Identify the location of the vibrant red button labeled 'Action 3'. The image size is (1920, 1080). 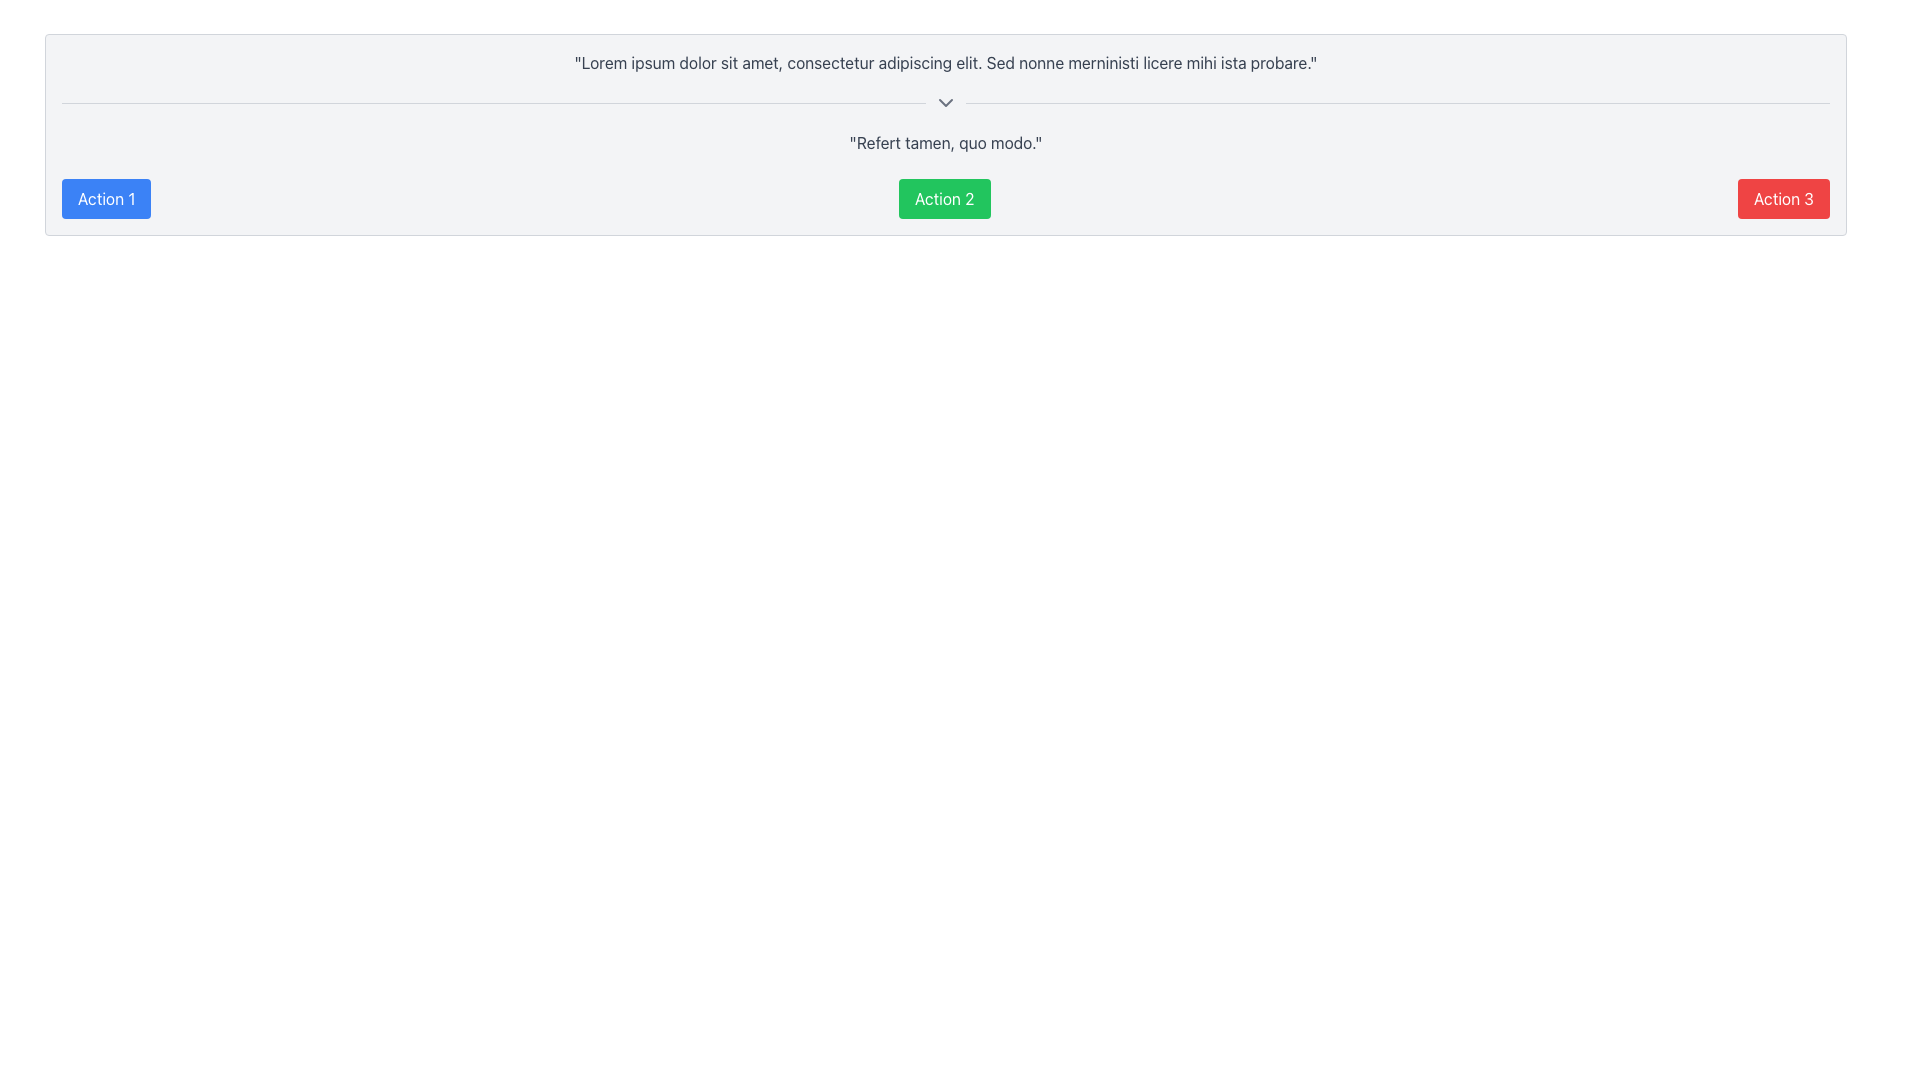
(1784, 199).